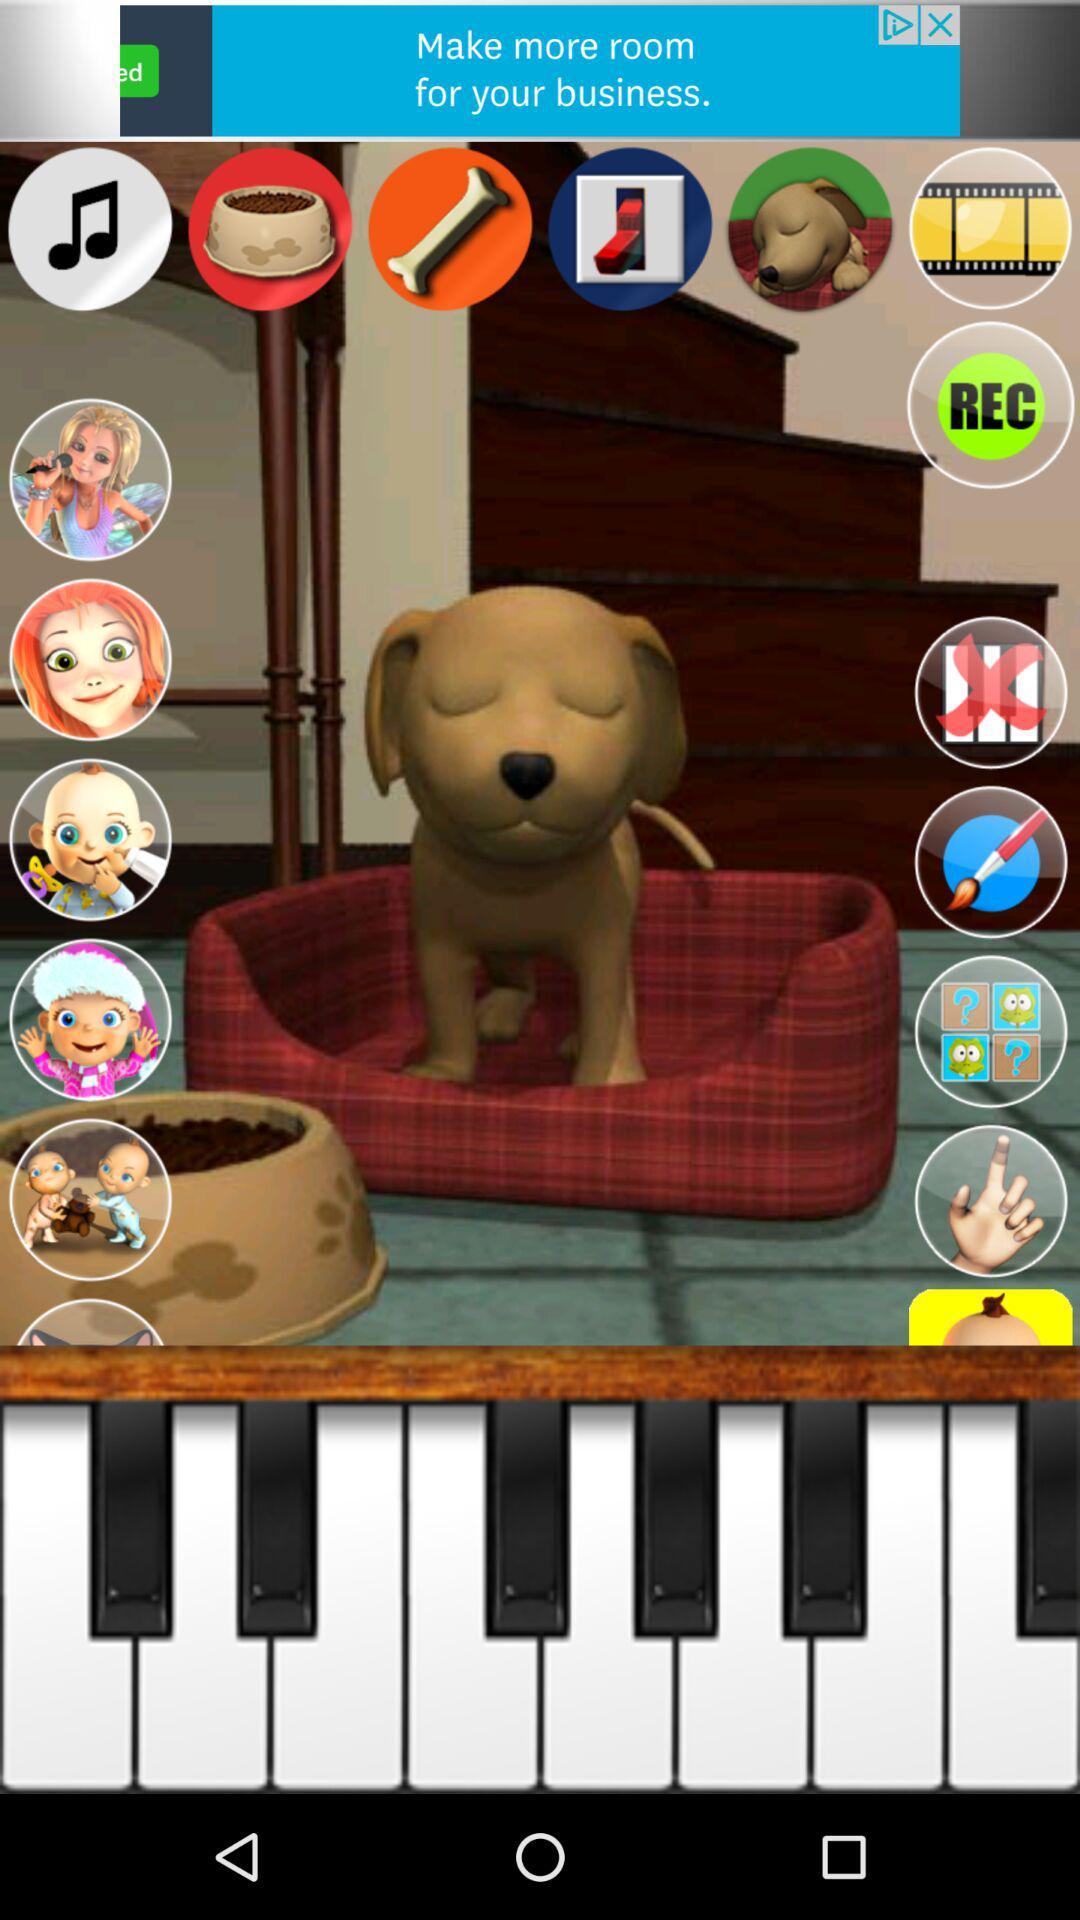 Image resolution: width=1080 pixels, height=1920 pixels. I want to click on icon with text rec on a page, so click(990, 404).